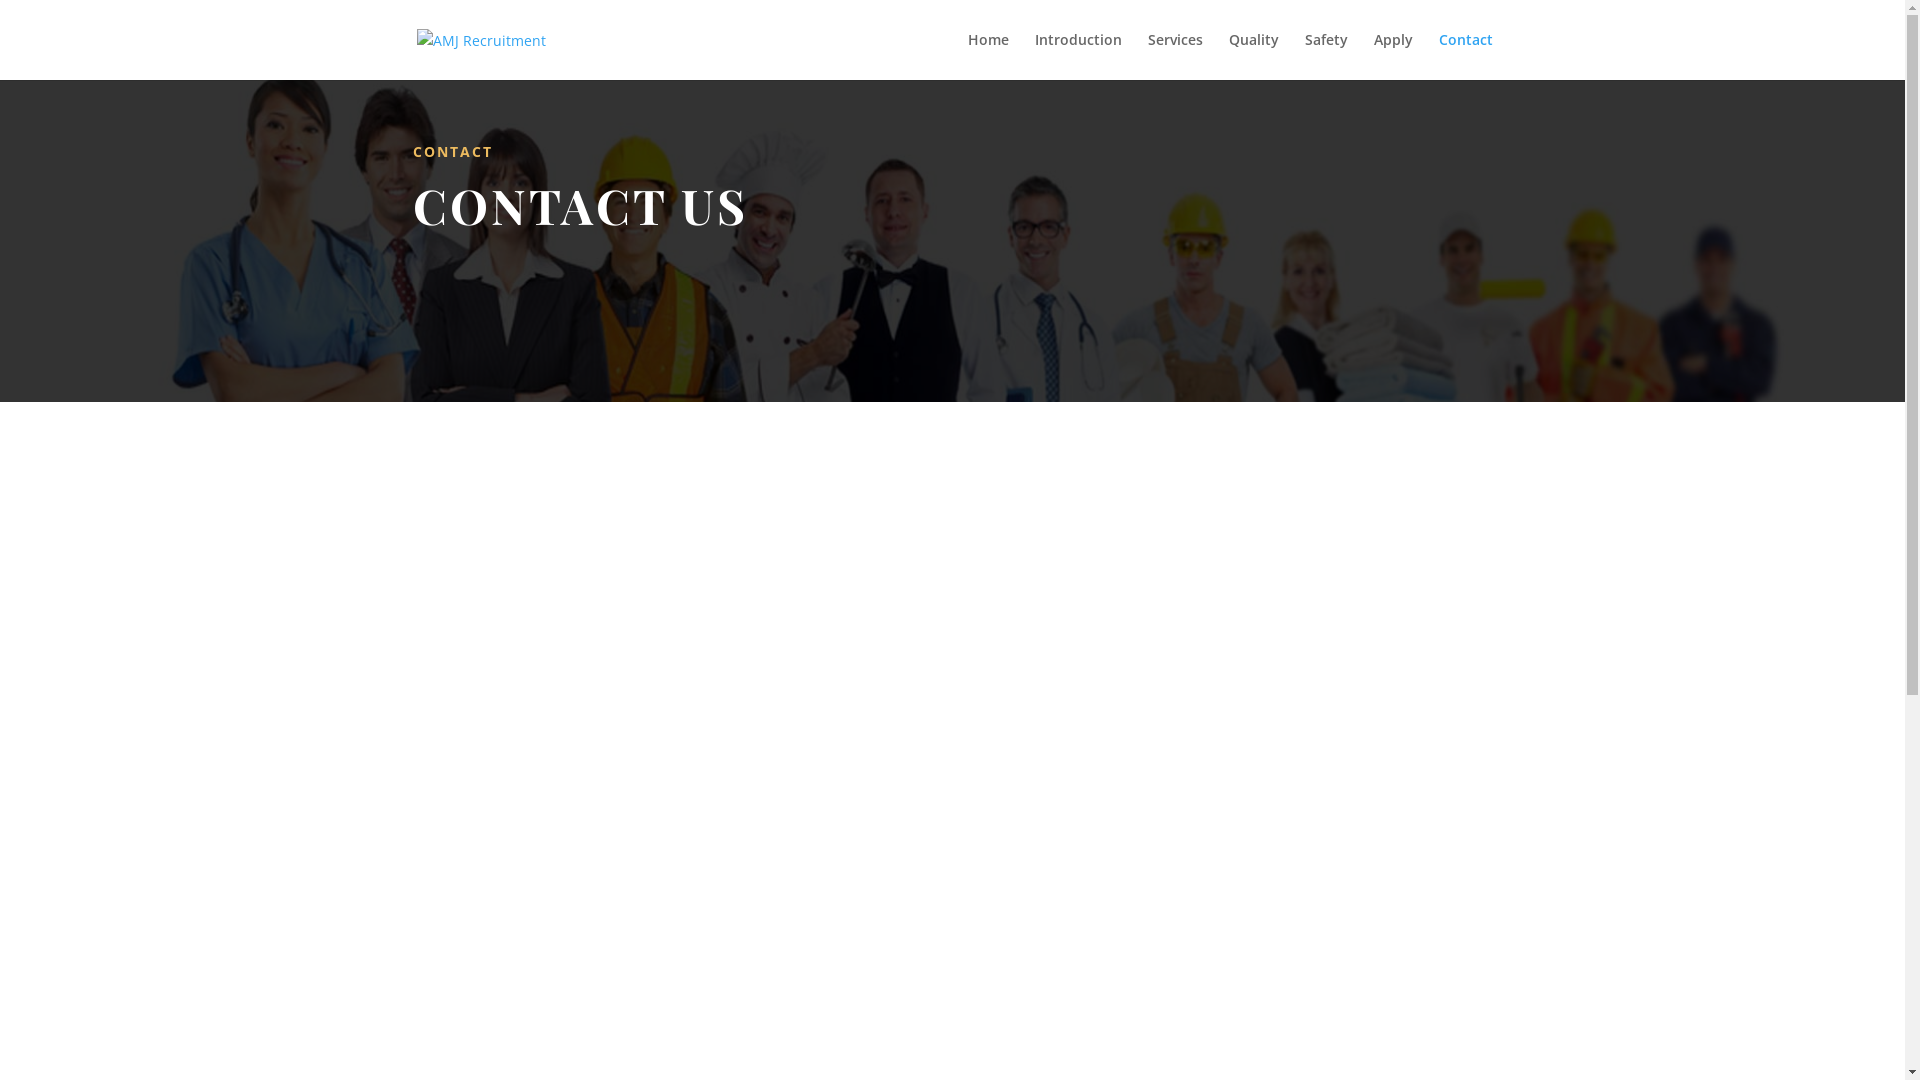 The height and width of the screenshot is (1080, 1920). What do you see at coordinates (1325, 55) in the screenshot?
I see `'Safety'` at bounding box center [1325, 55].